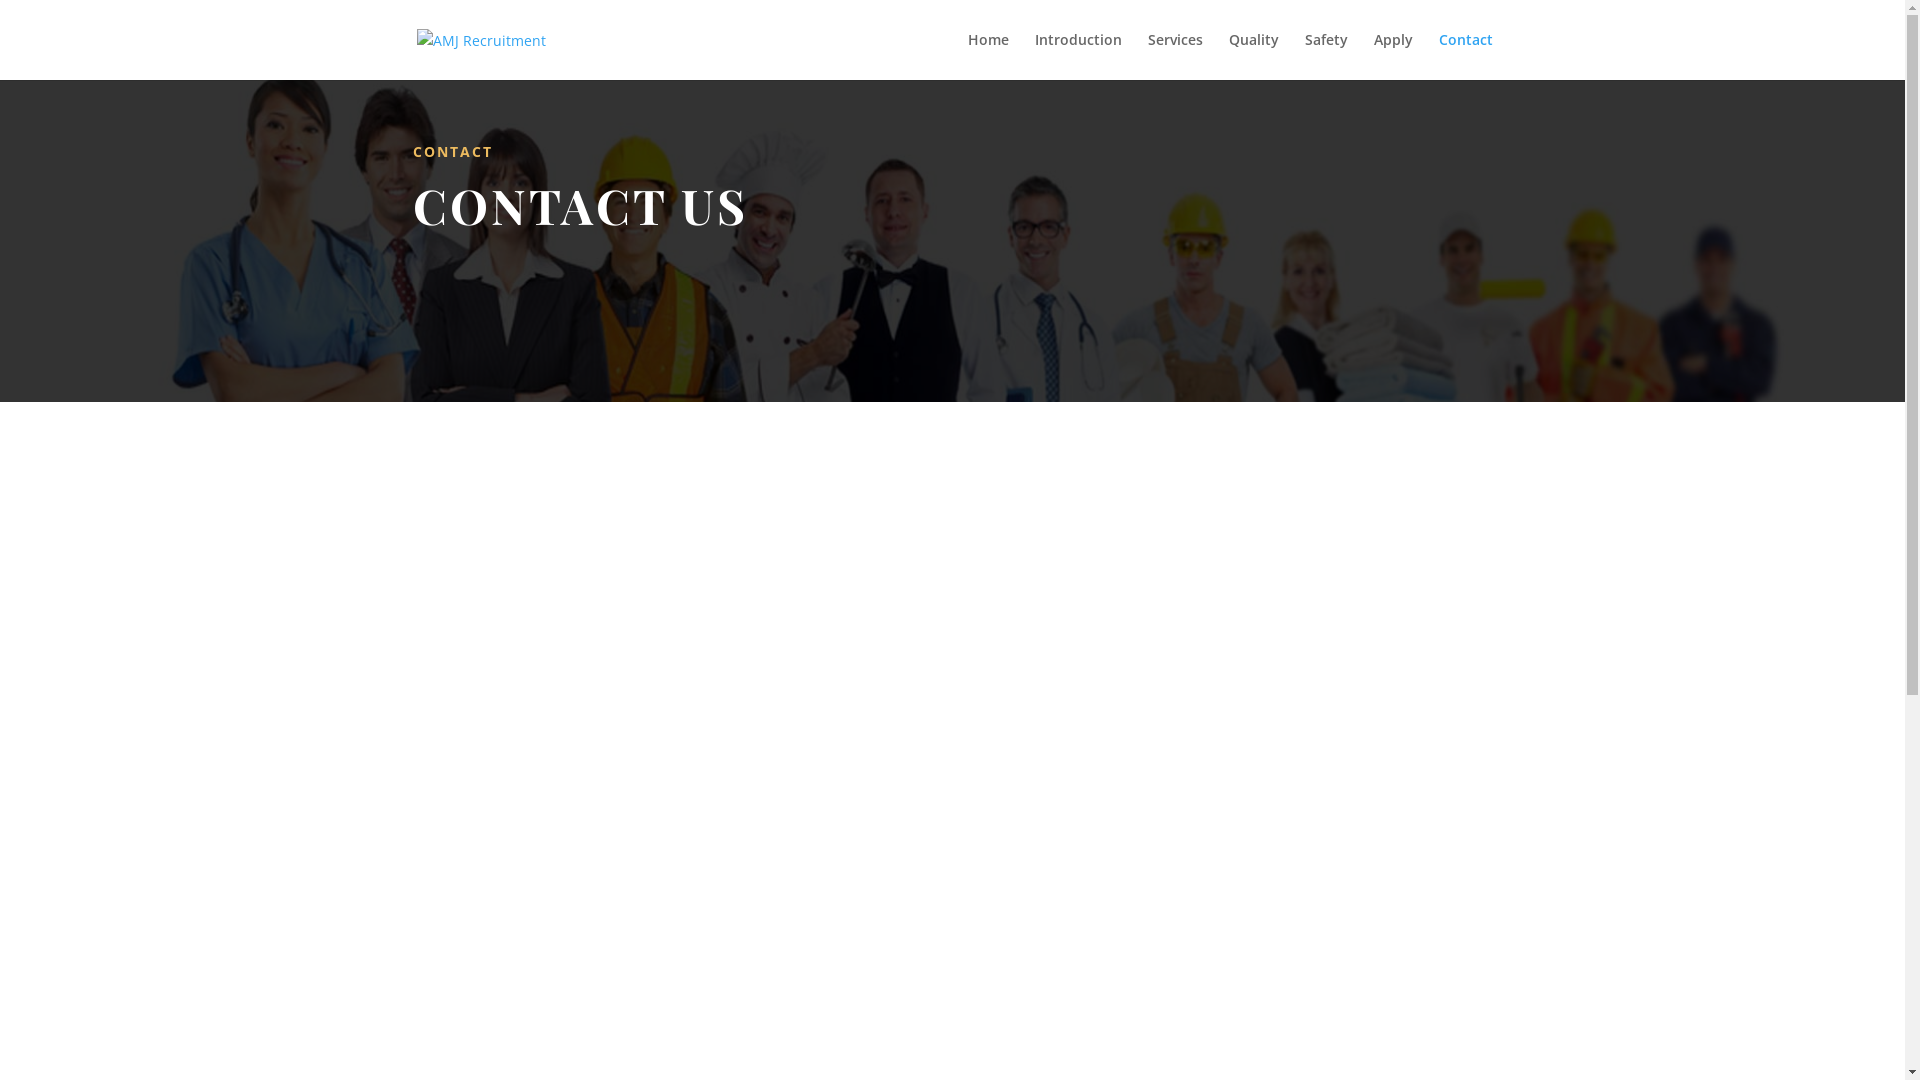 The height and width of the screenshot is (1080, 1920). What do you see at coordinates (1325, 55) in the screenshot?
I see `'Safety'` at bounding box center [1325, 55].